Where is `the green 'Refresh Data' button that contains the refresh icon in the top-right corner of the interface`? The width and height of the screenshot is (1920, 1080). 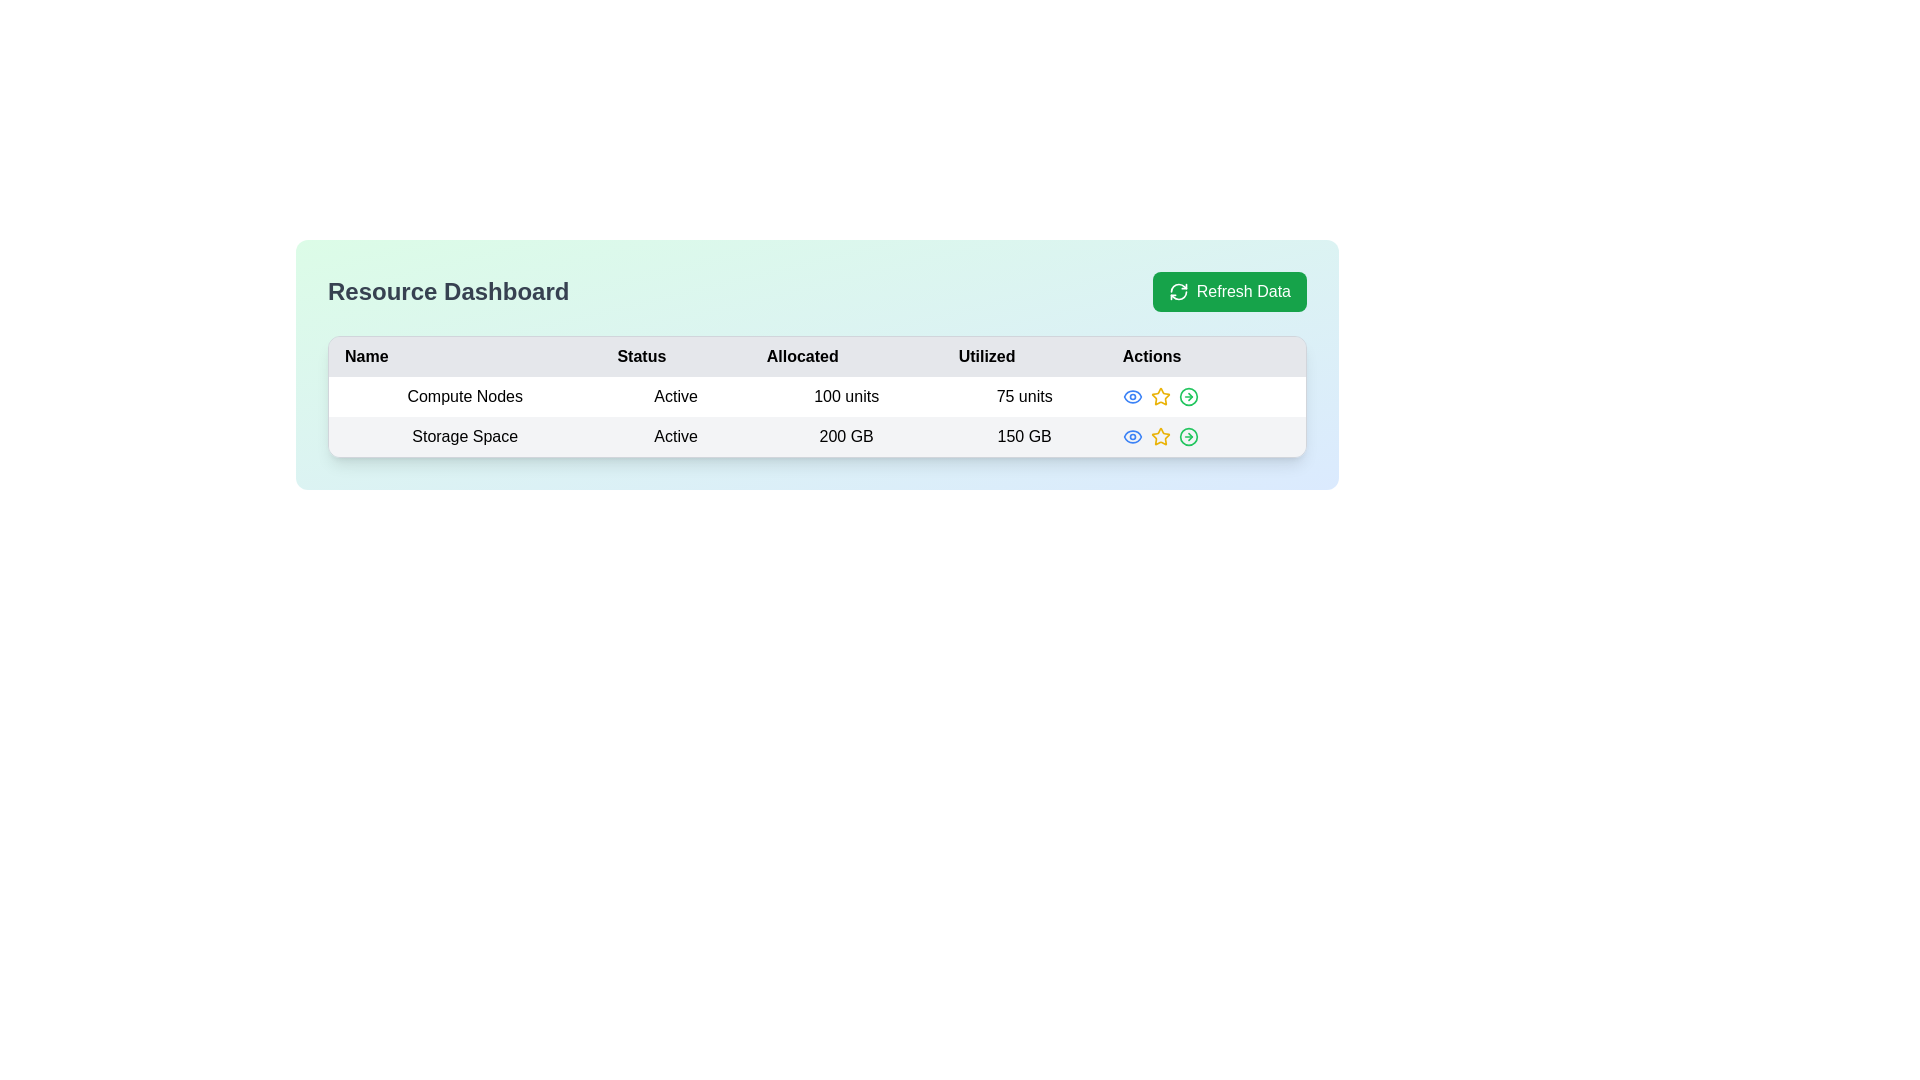 the green 'Refresh Data' button that contains the refresh icon in the top-right corner of the interface is located at coordinates (1177, 292).